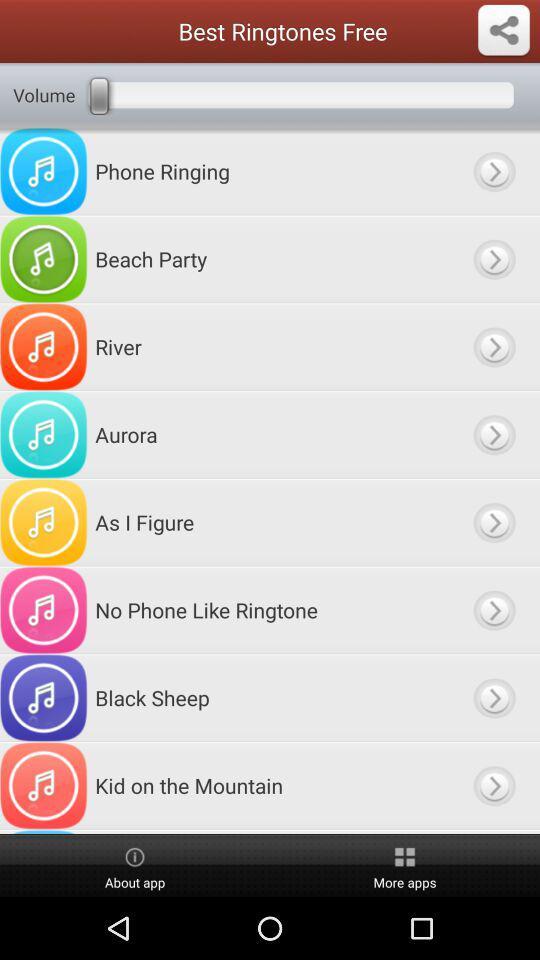 The height and width of the screenshot is (960, 540). What do you see at coordinates (493, 698) in the screenshot?
I see `button` at bounding box center [493, 698].